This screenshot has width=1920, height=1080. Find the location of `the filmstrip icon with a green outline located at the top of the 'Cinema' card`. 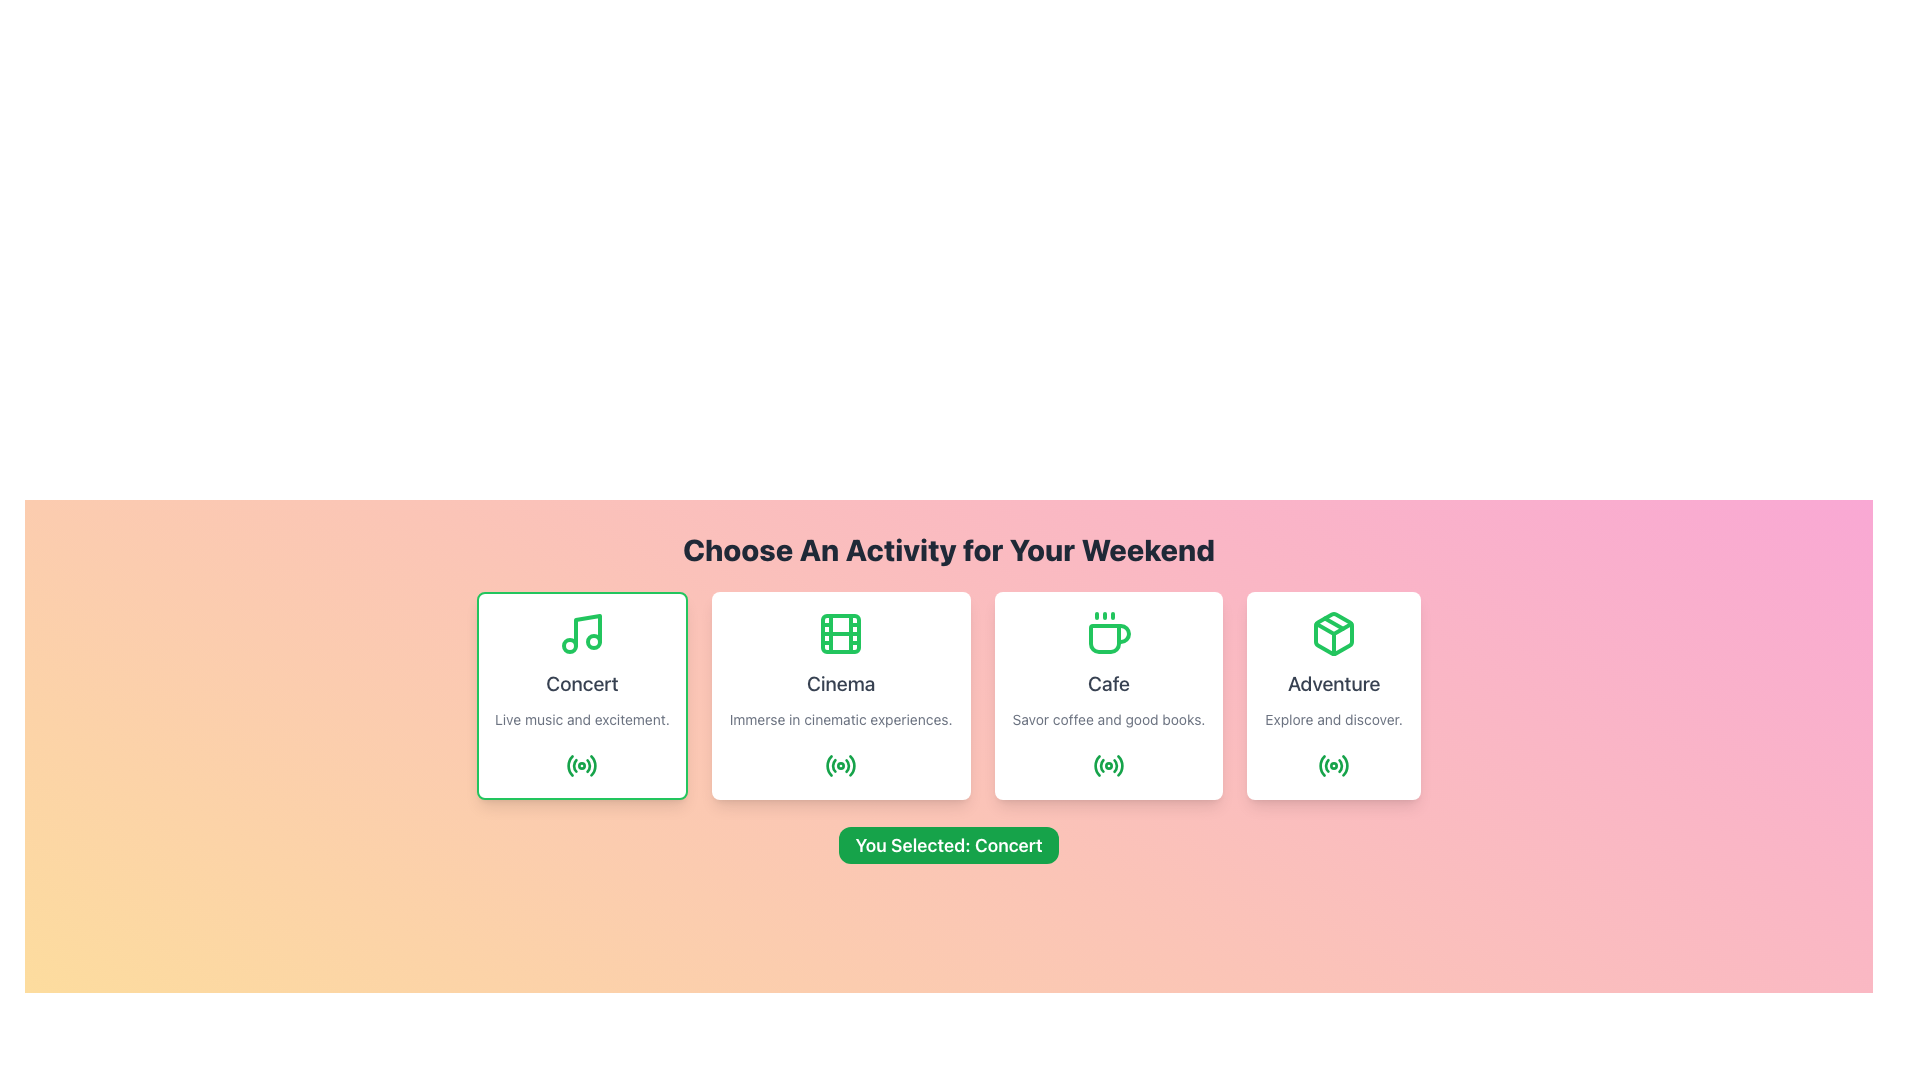

the filmstrip icon with a green outline located at the top of the 'Cinema' card is located at coordinates (841, 633).